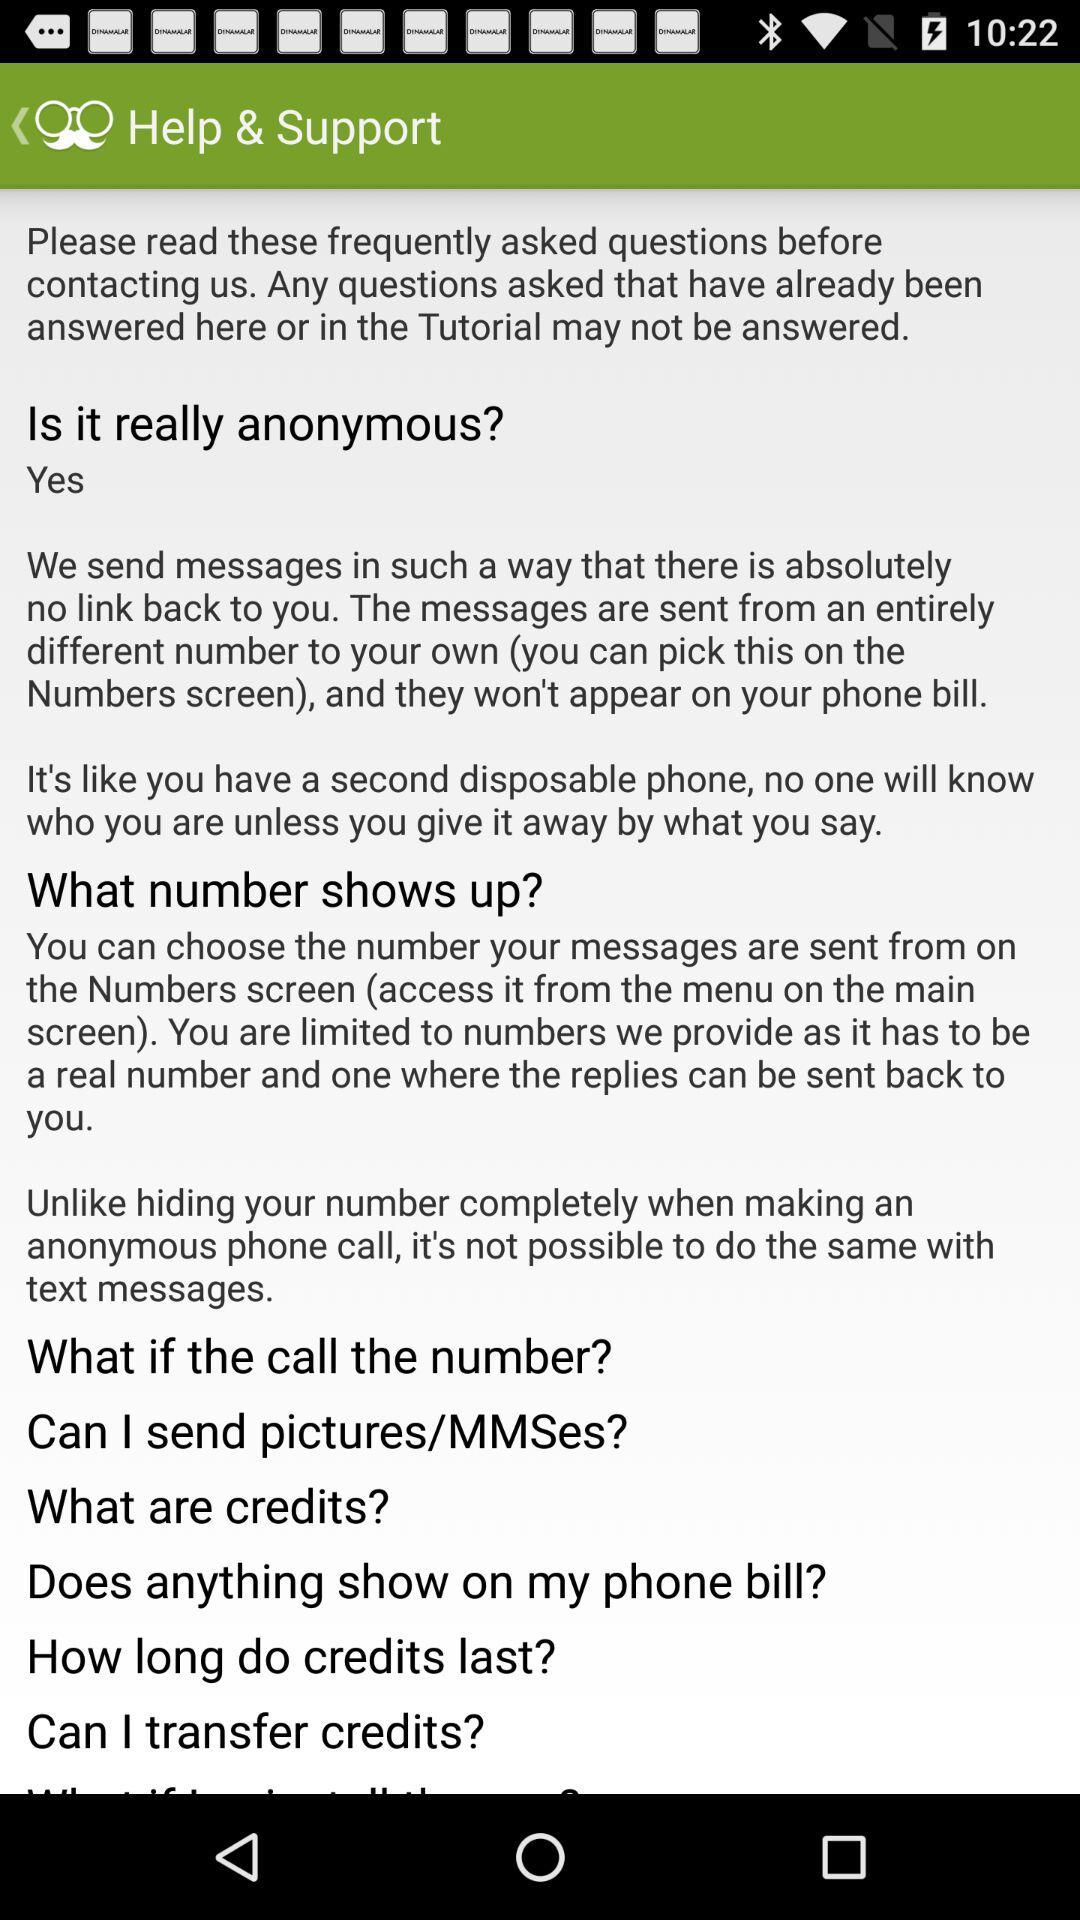 Image resolution: width=1080 pixels, height=1920 pixels. Describe the element at coordinates (540, 1114) in the screenshot. I see `the item below the what number shows icon` at that location.